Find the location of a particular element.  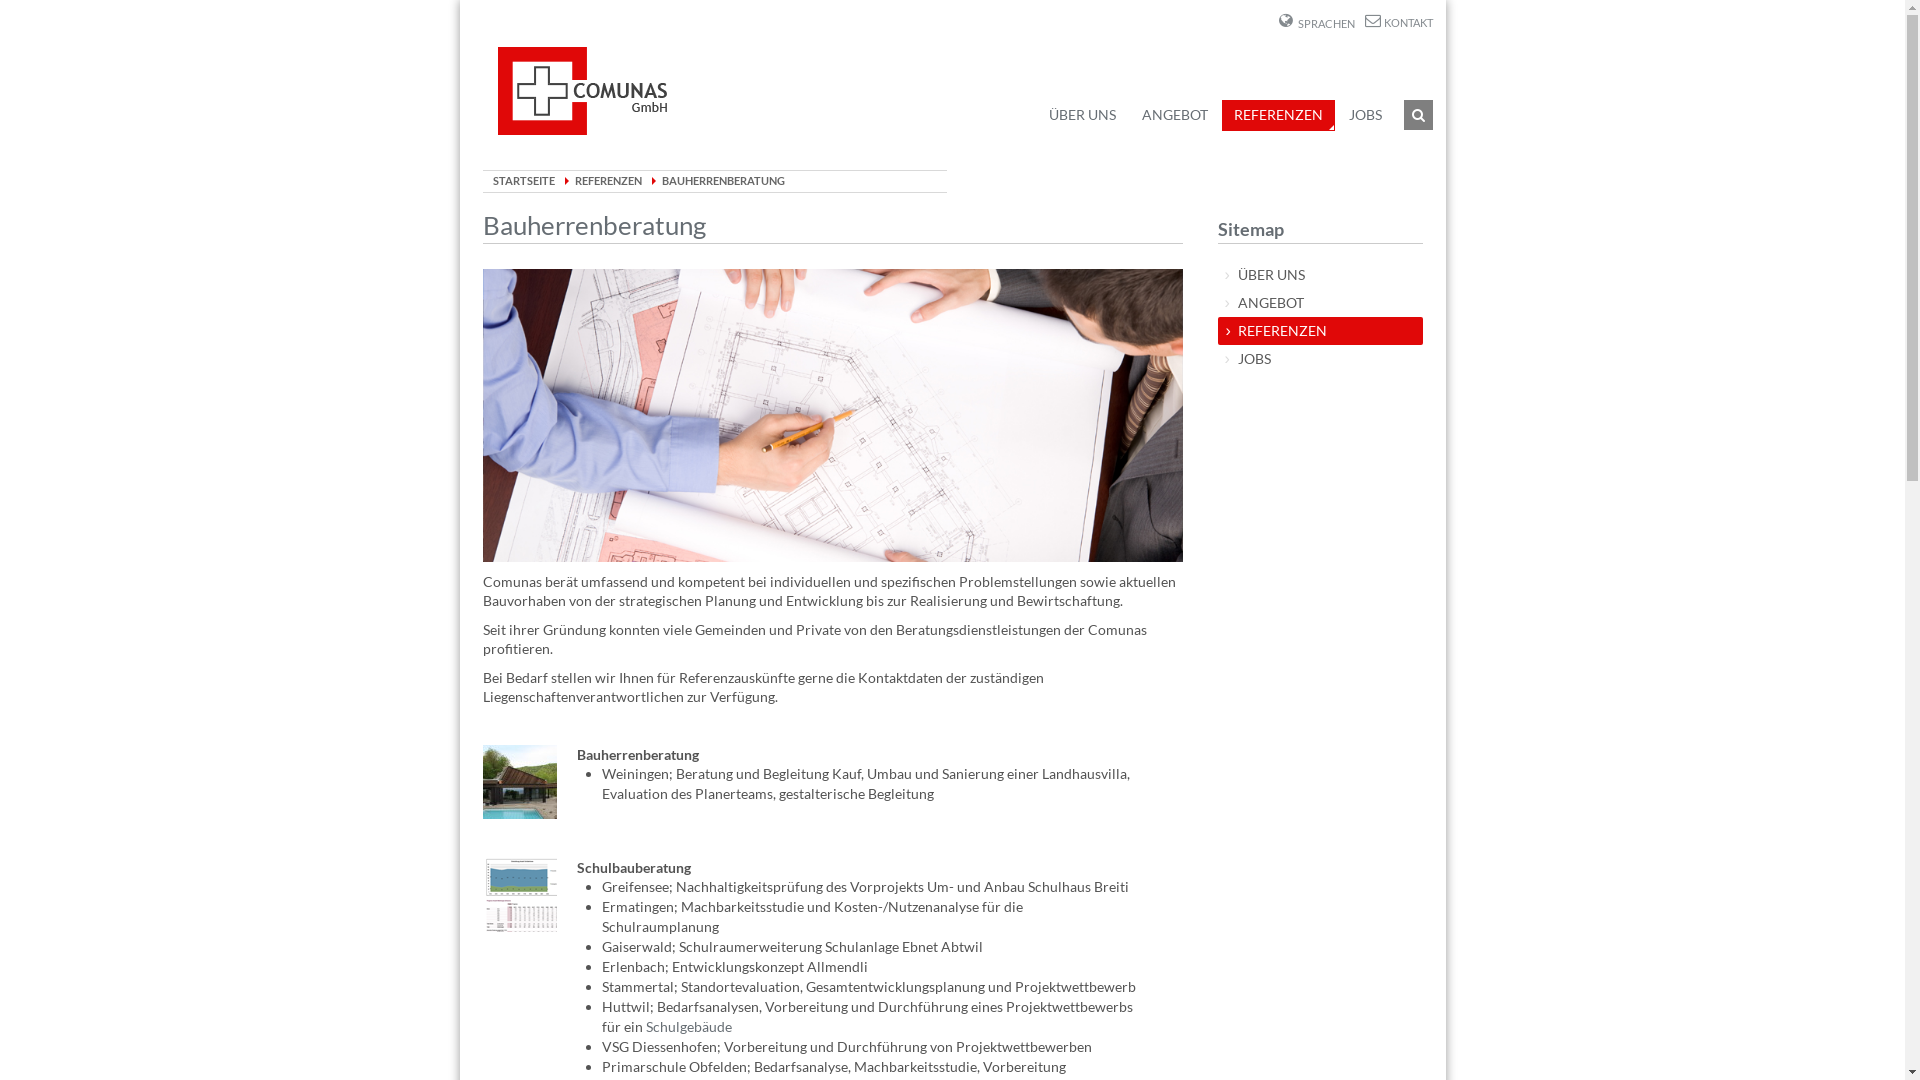

'JOBS' is located at coordinates (1363, 115).